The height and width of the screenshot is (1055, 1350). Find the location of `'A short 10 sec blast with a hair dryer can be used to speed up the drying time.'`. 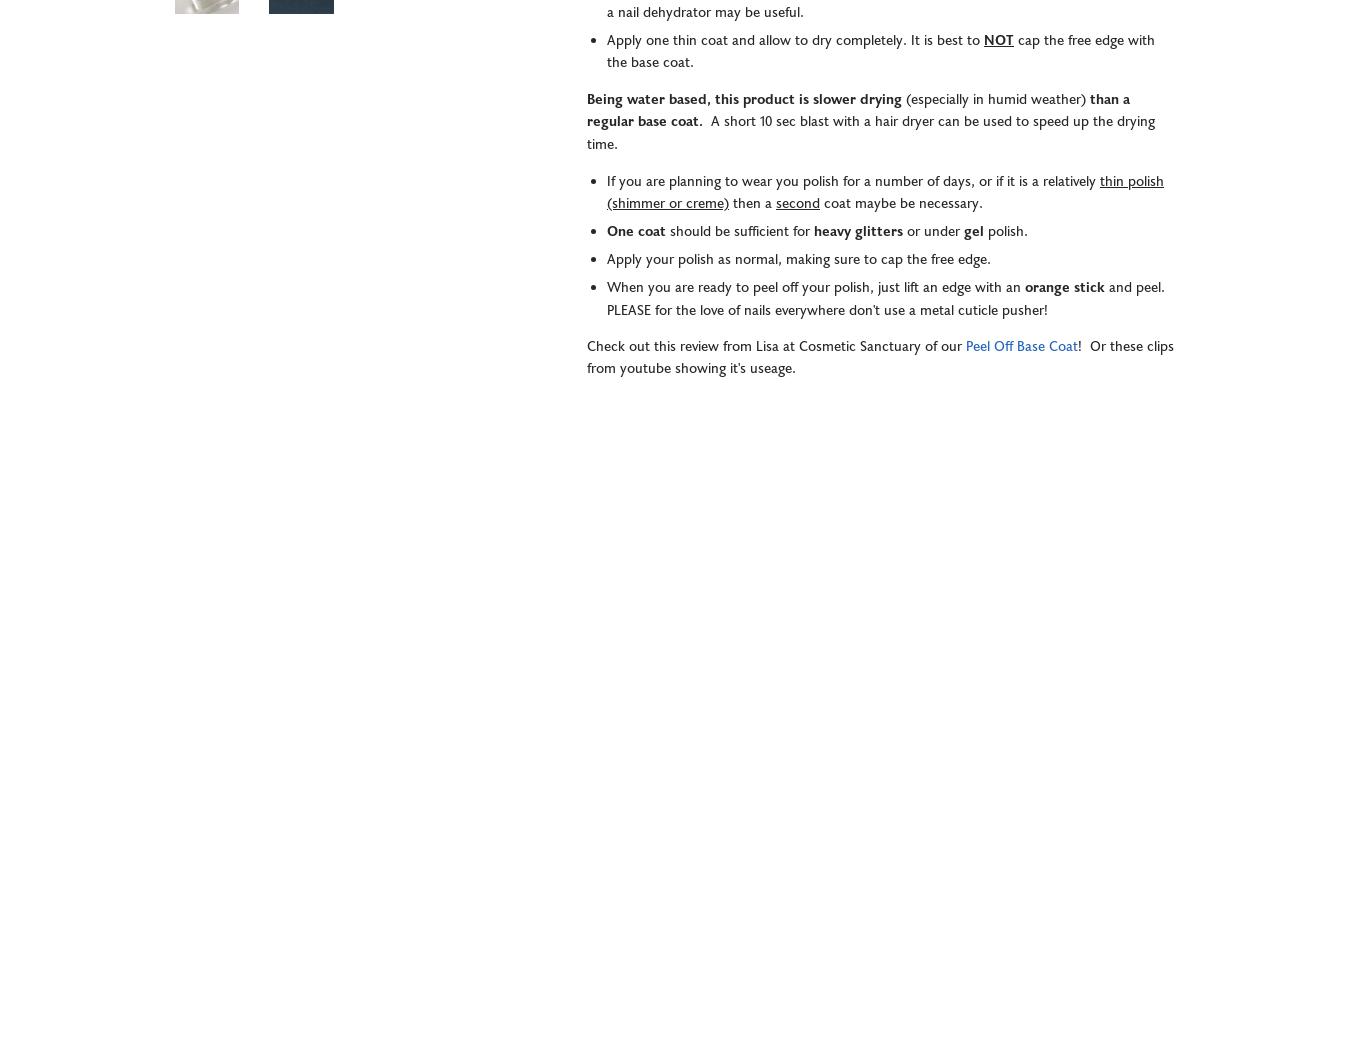

'A short 10 sec blast with a hair dryer can be used to speed up the drying time.' is located at coordinates (871, 133).